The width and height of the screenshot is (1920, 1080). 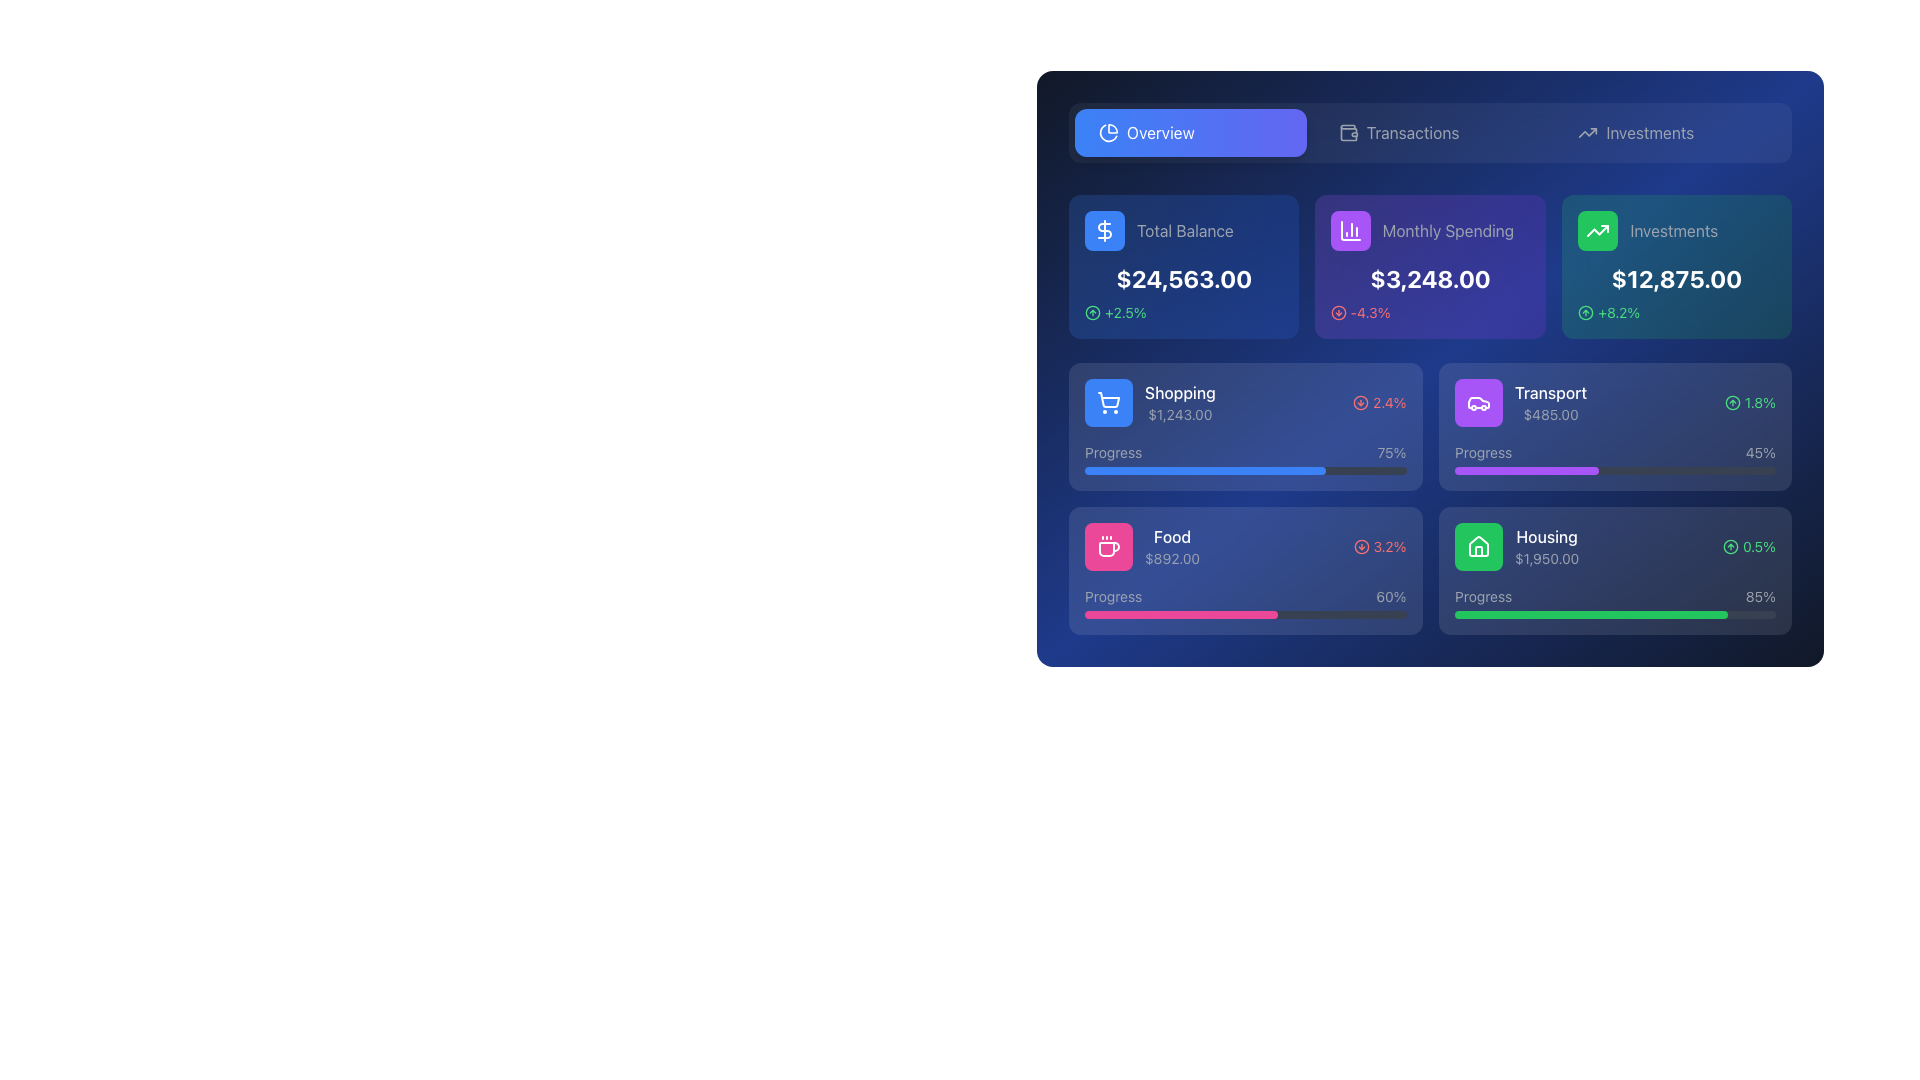 I want to click on the icon button representing the 'Housing' category located to the left of the text 'Housing $1,950.00' in the card at the bottom right corner of the UI, so click(x=1478, y=547).